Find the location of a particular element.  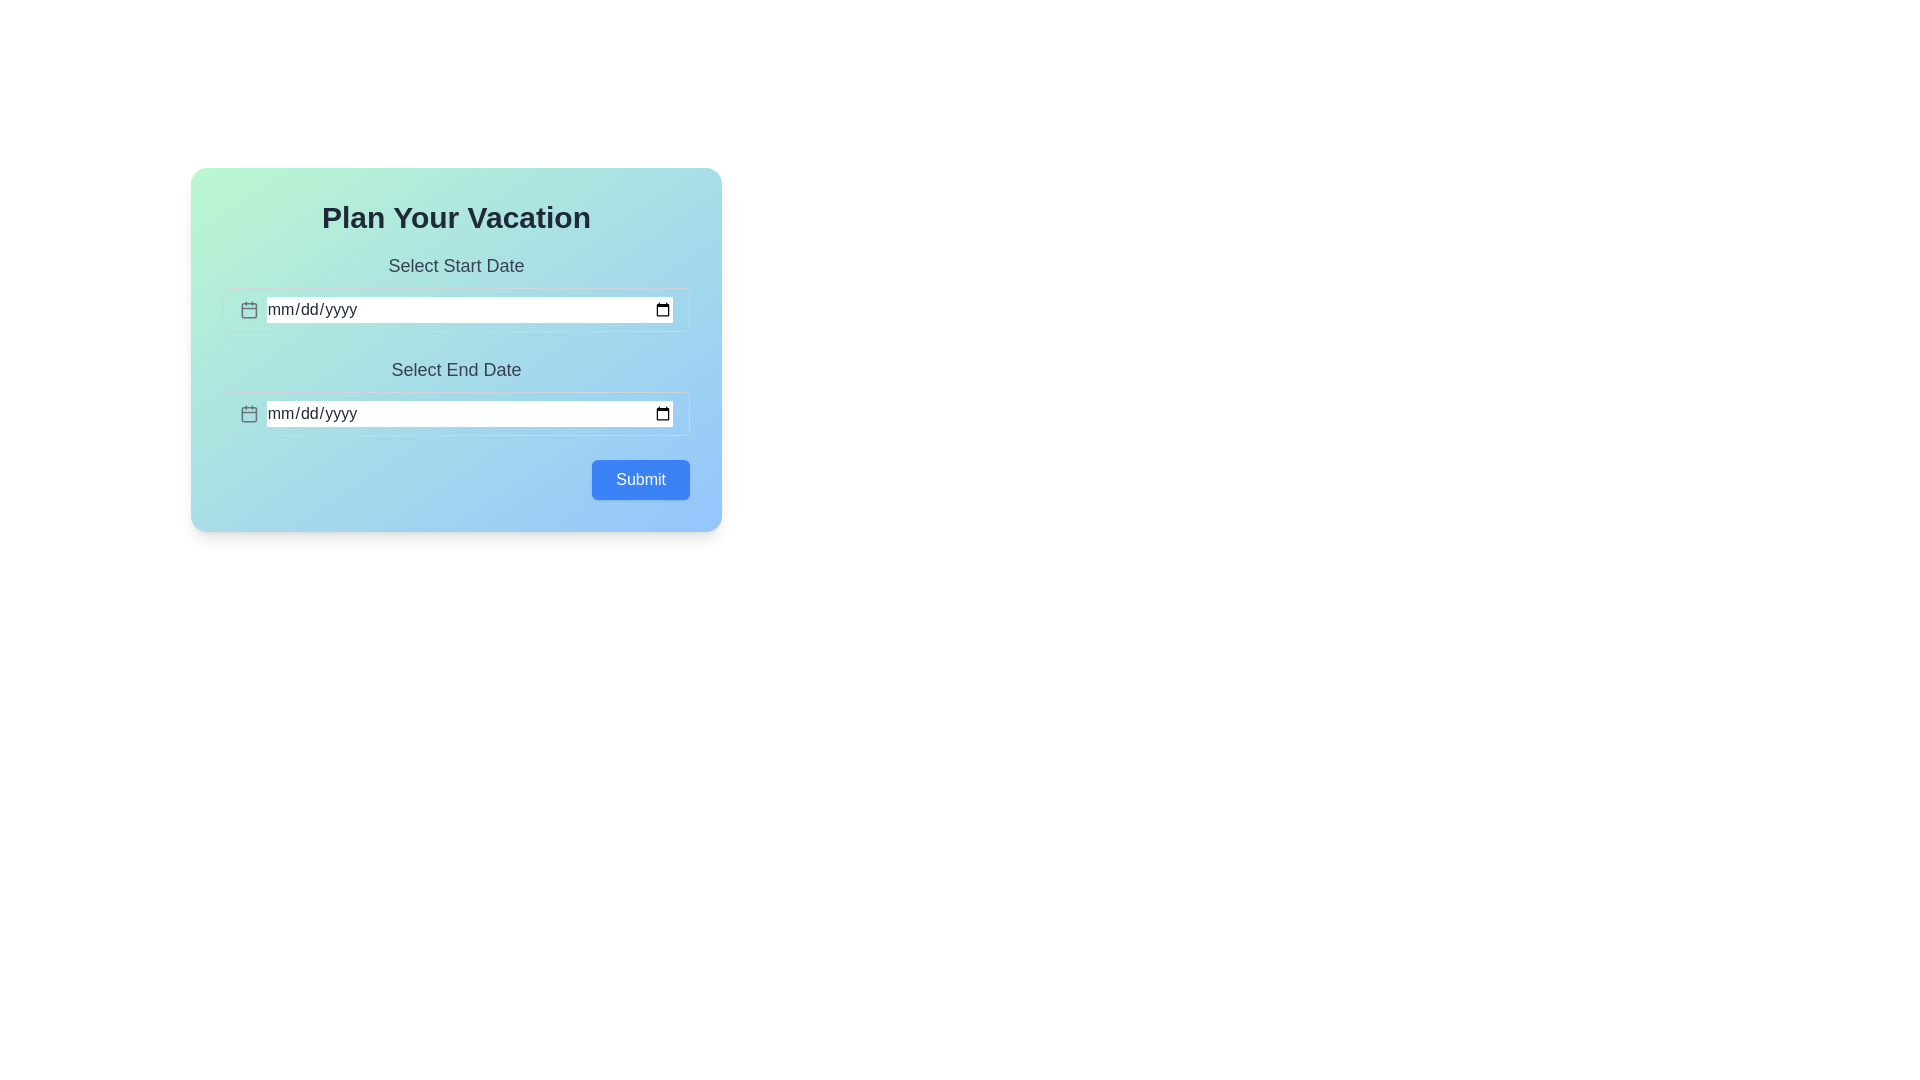

the text label that indicates the function for selecting an end date, positioned below the 'Select Start Date' label on the form interface is located at coordinates (455, 370).